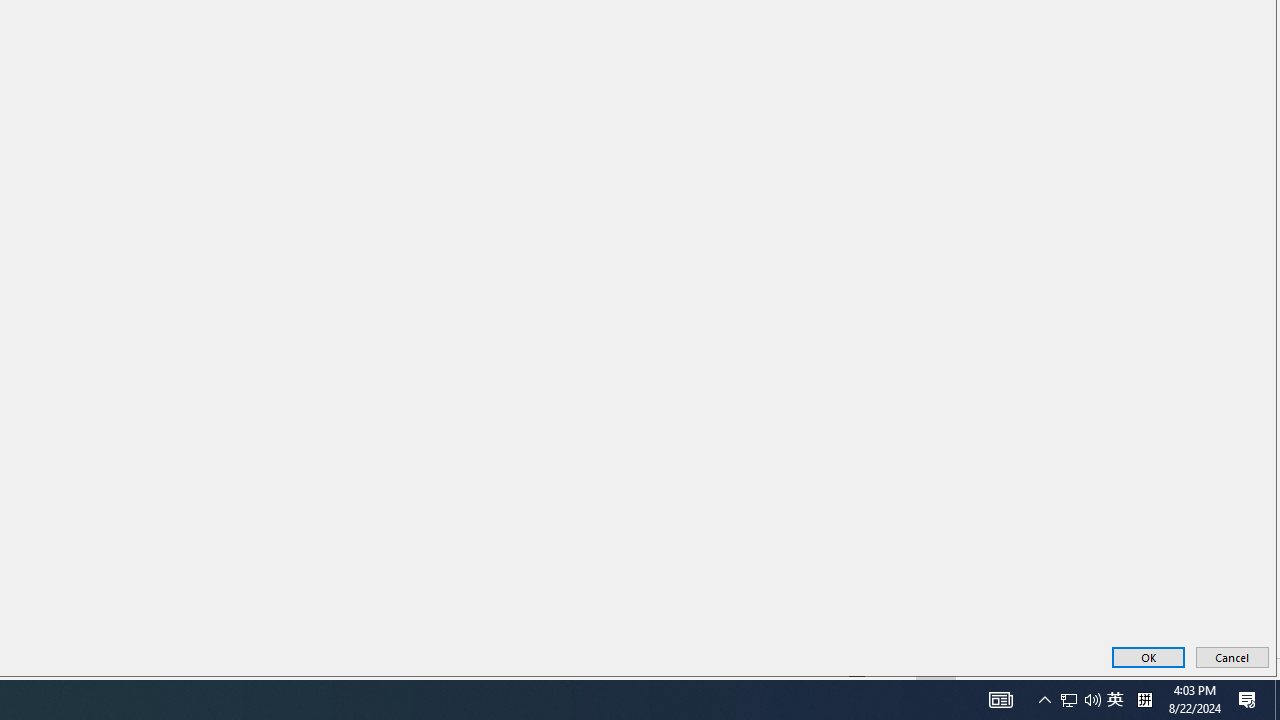 The height and width of the screenshot is (720, 1280). I want to click on 'Cancel', so click(1231, 657).